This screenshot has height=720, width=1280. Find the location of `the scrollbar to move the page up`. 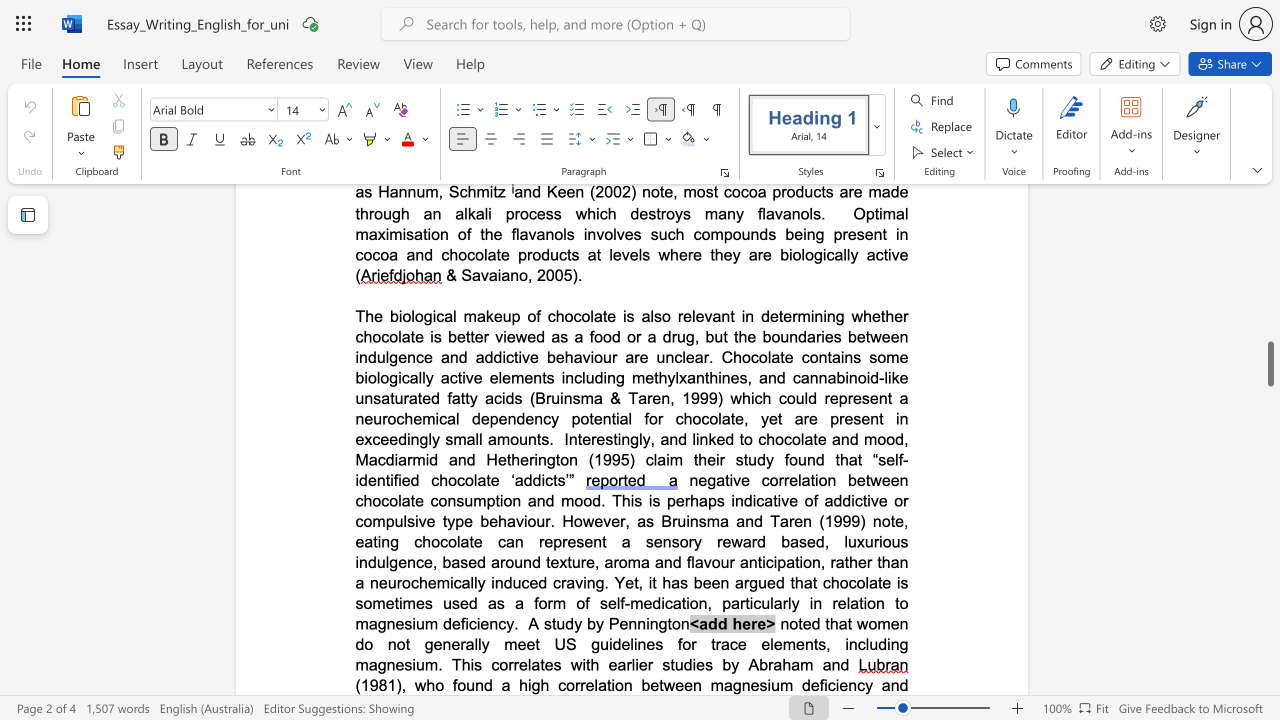

the scrollbar to move the page up is located at coordinates (1269, 258).